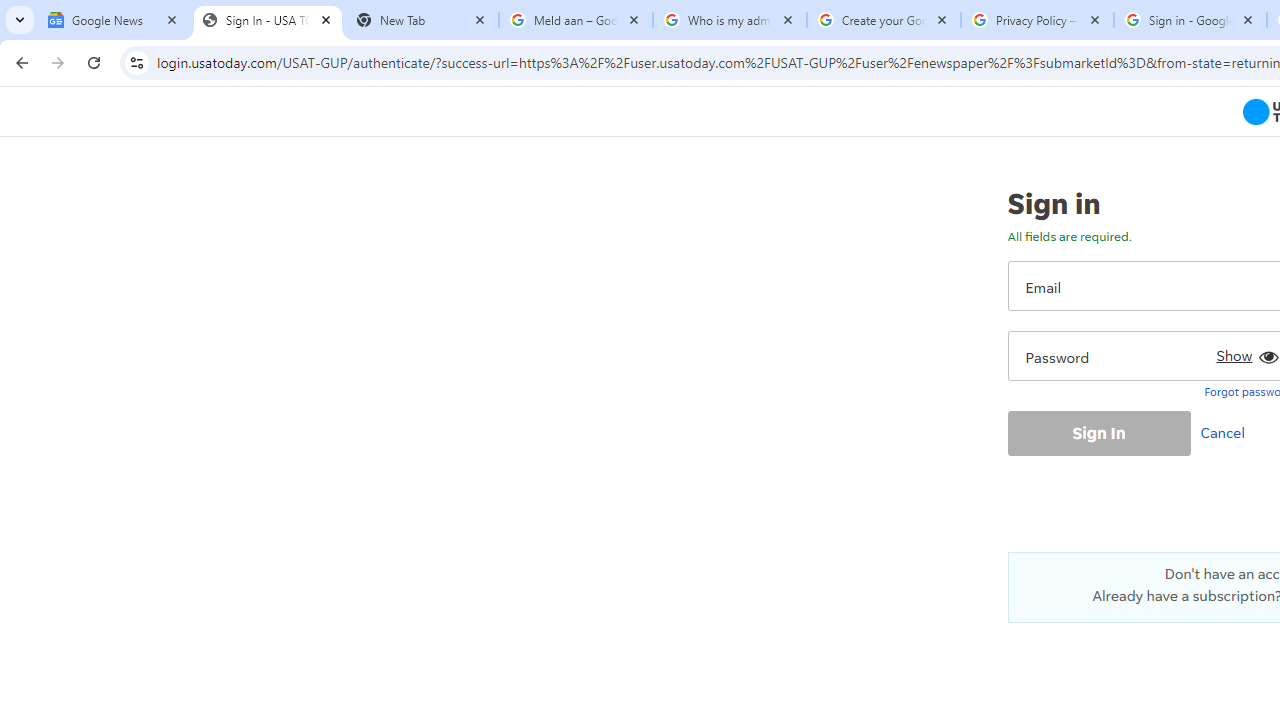 This screenshot has width=1280, height=720. What do you see at coordinates (112, 20) in the screenshot?
I see `'Google News'` at bounding box center [112, 20].